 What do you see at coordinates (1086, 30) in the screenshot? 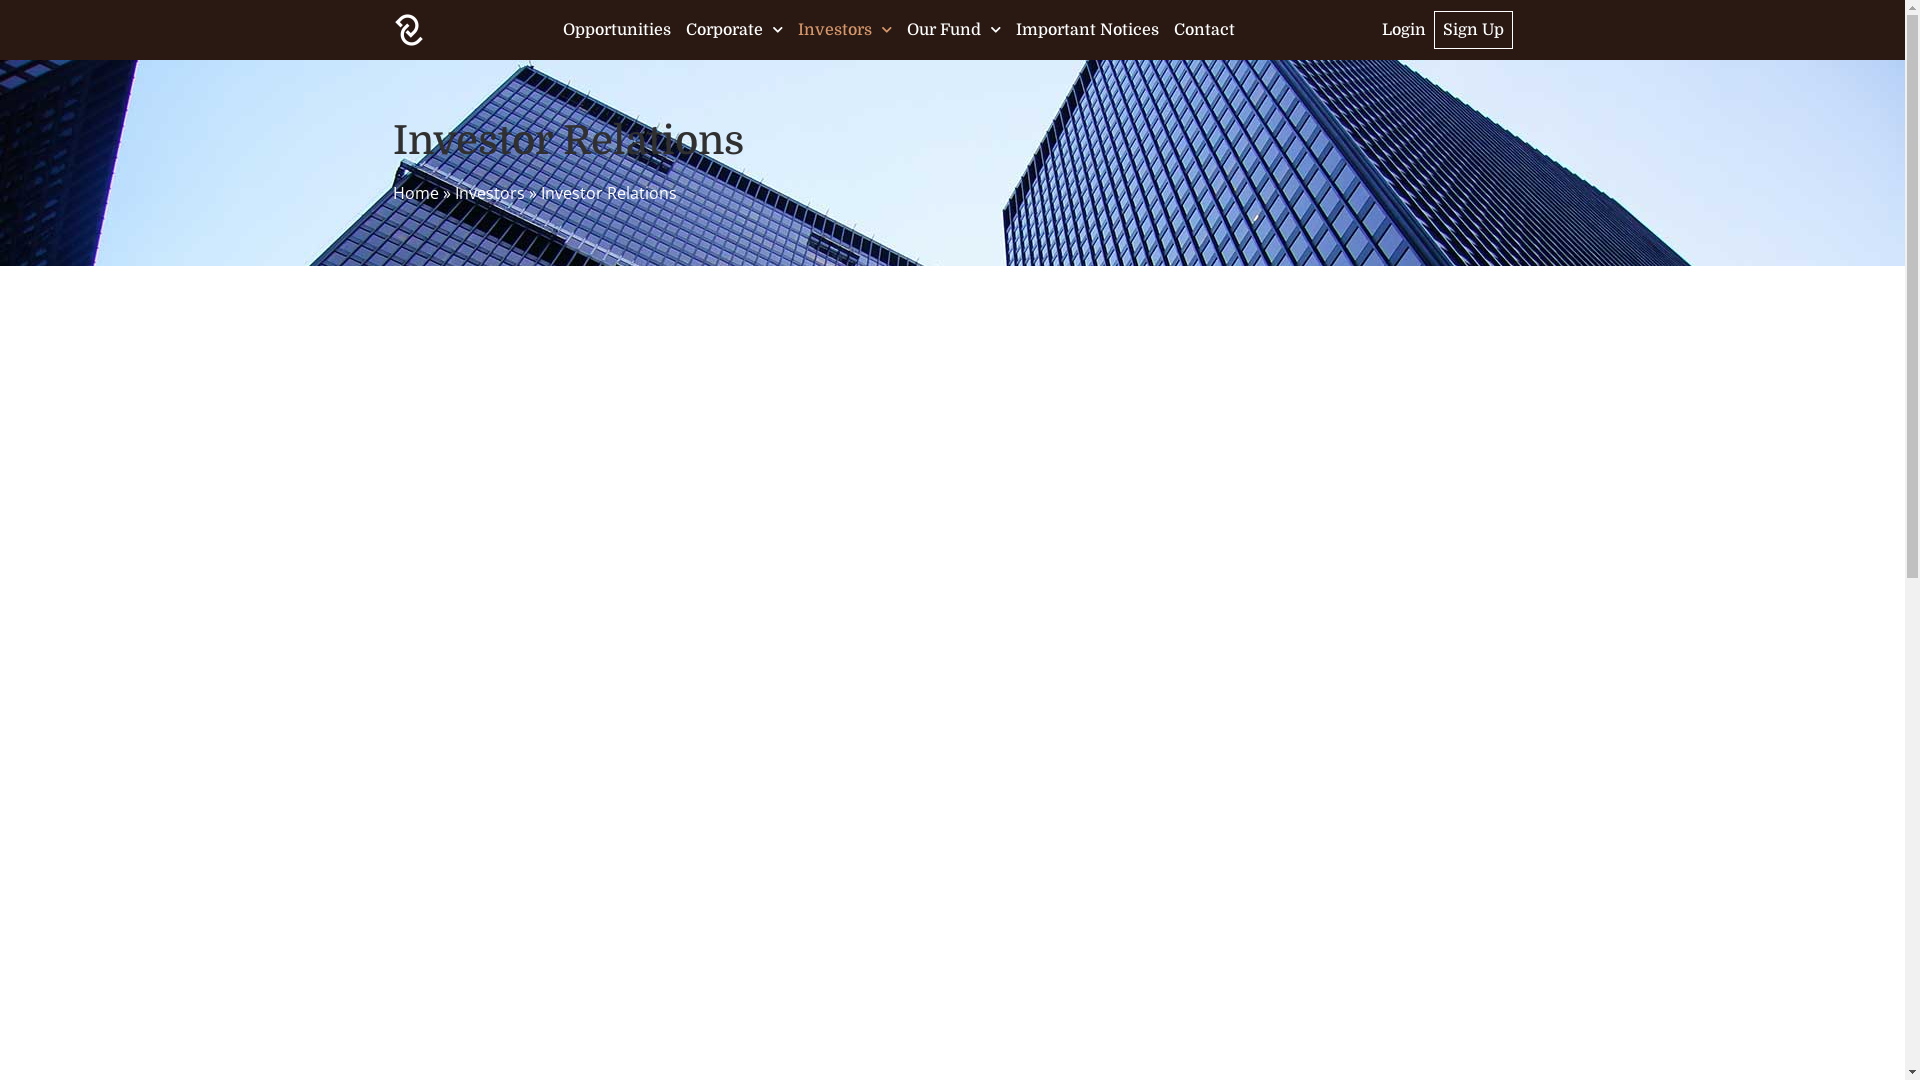
I see `'Important Notices'` at bounding box center [1086, 30].